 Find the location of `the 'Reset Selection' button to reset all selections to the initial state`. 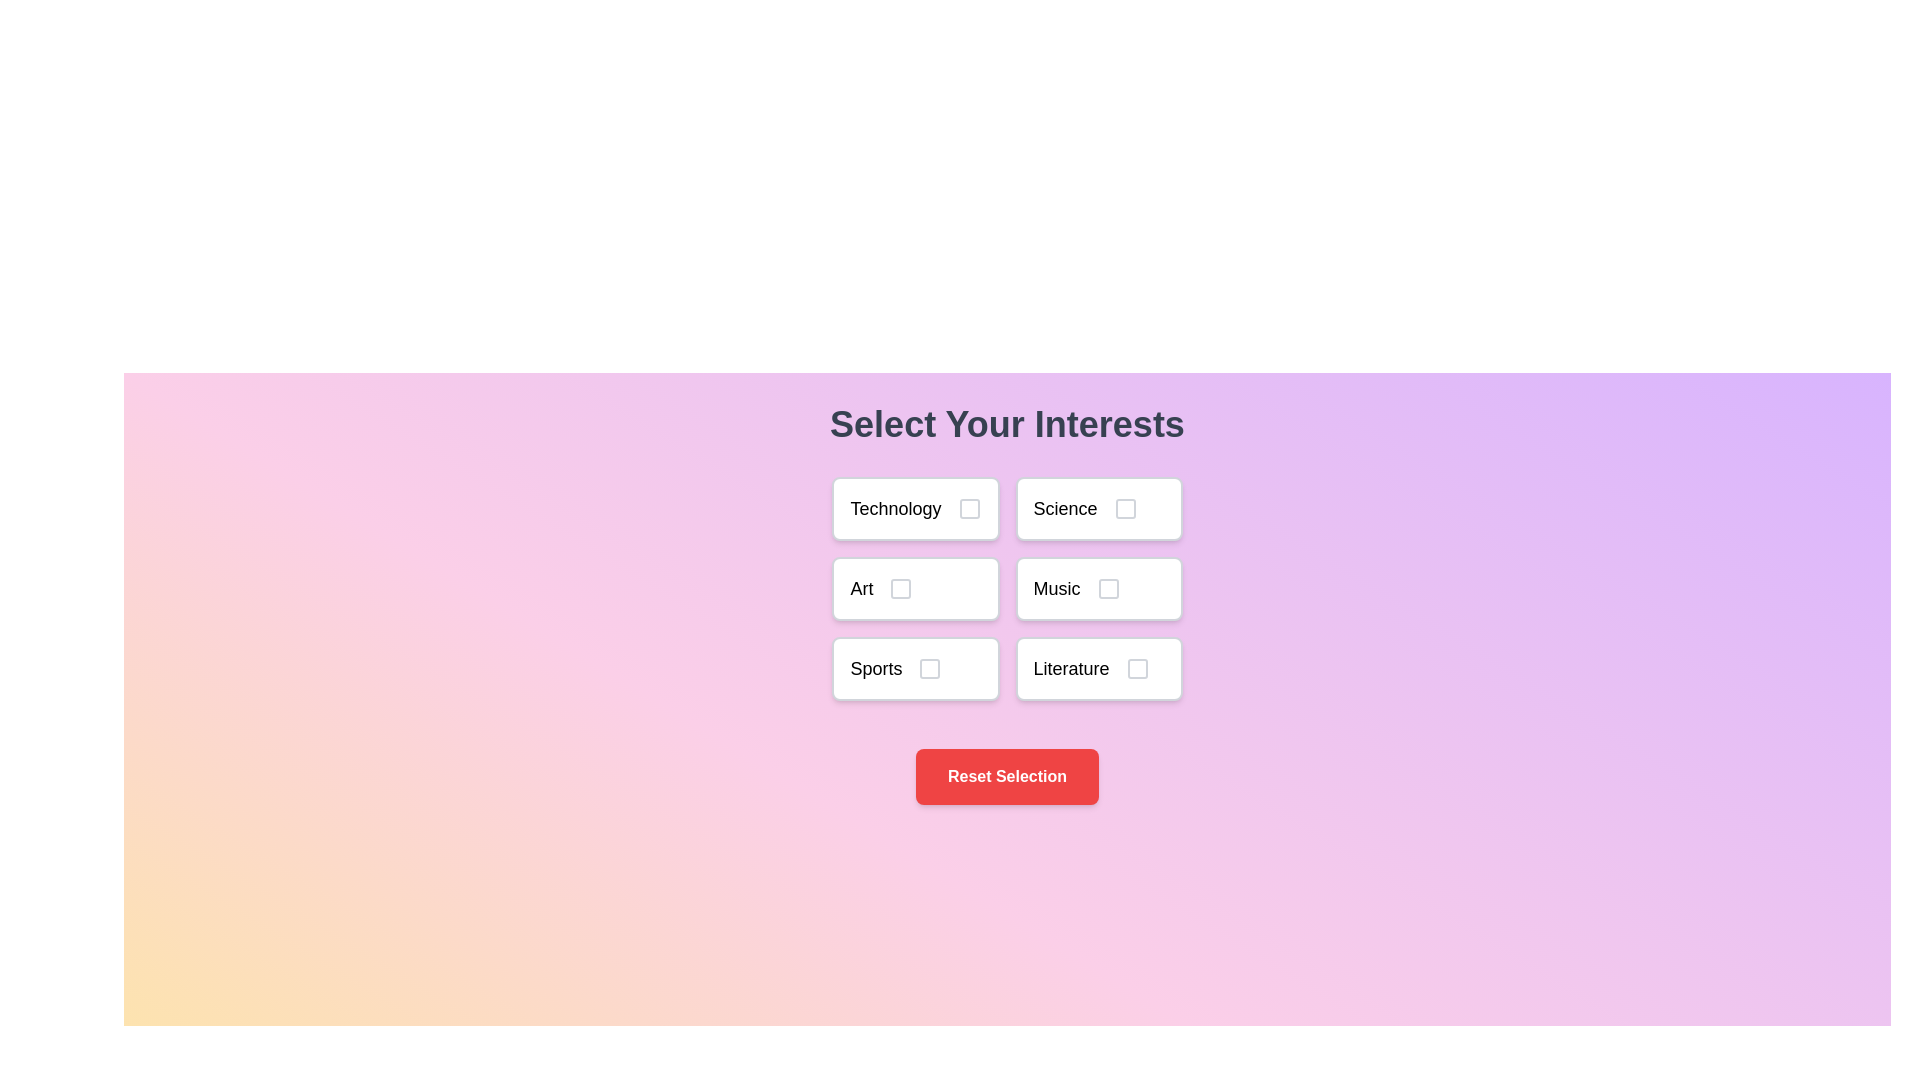

the 'Reset Selection' button to reset all selections to the initial state is located at coordinates (1007, 775).